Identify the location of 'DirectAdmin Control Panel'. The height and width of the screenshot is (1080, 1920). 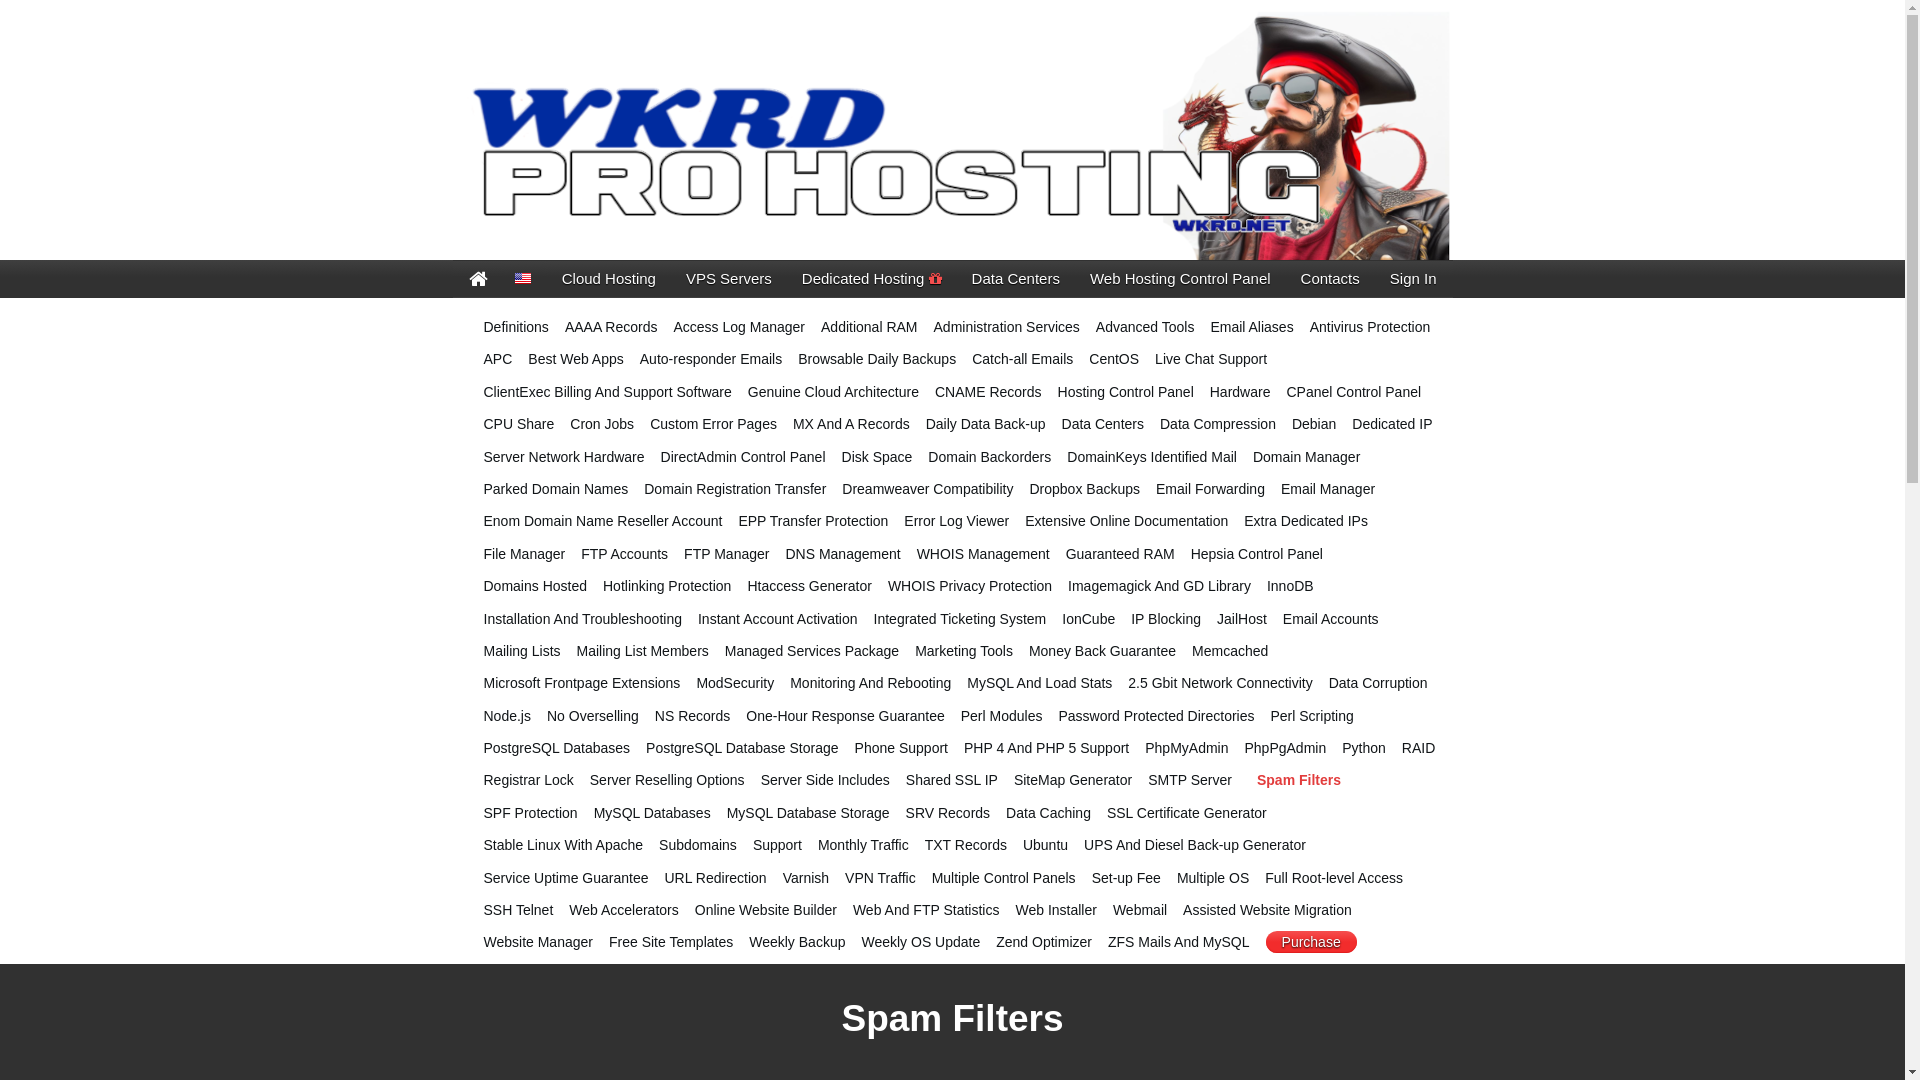
(742, 456).